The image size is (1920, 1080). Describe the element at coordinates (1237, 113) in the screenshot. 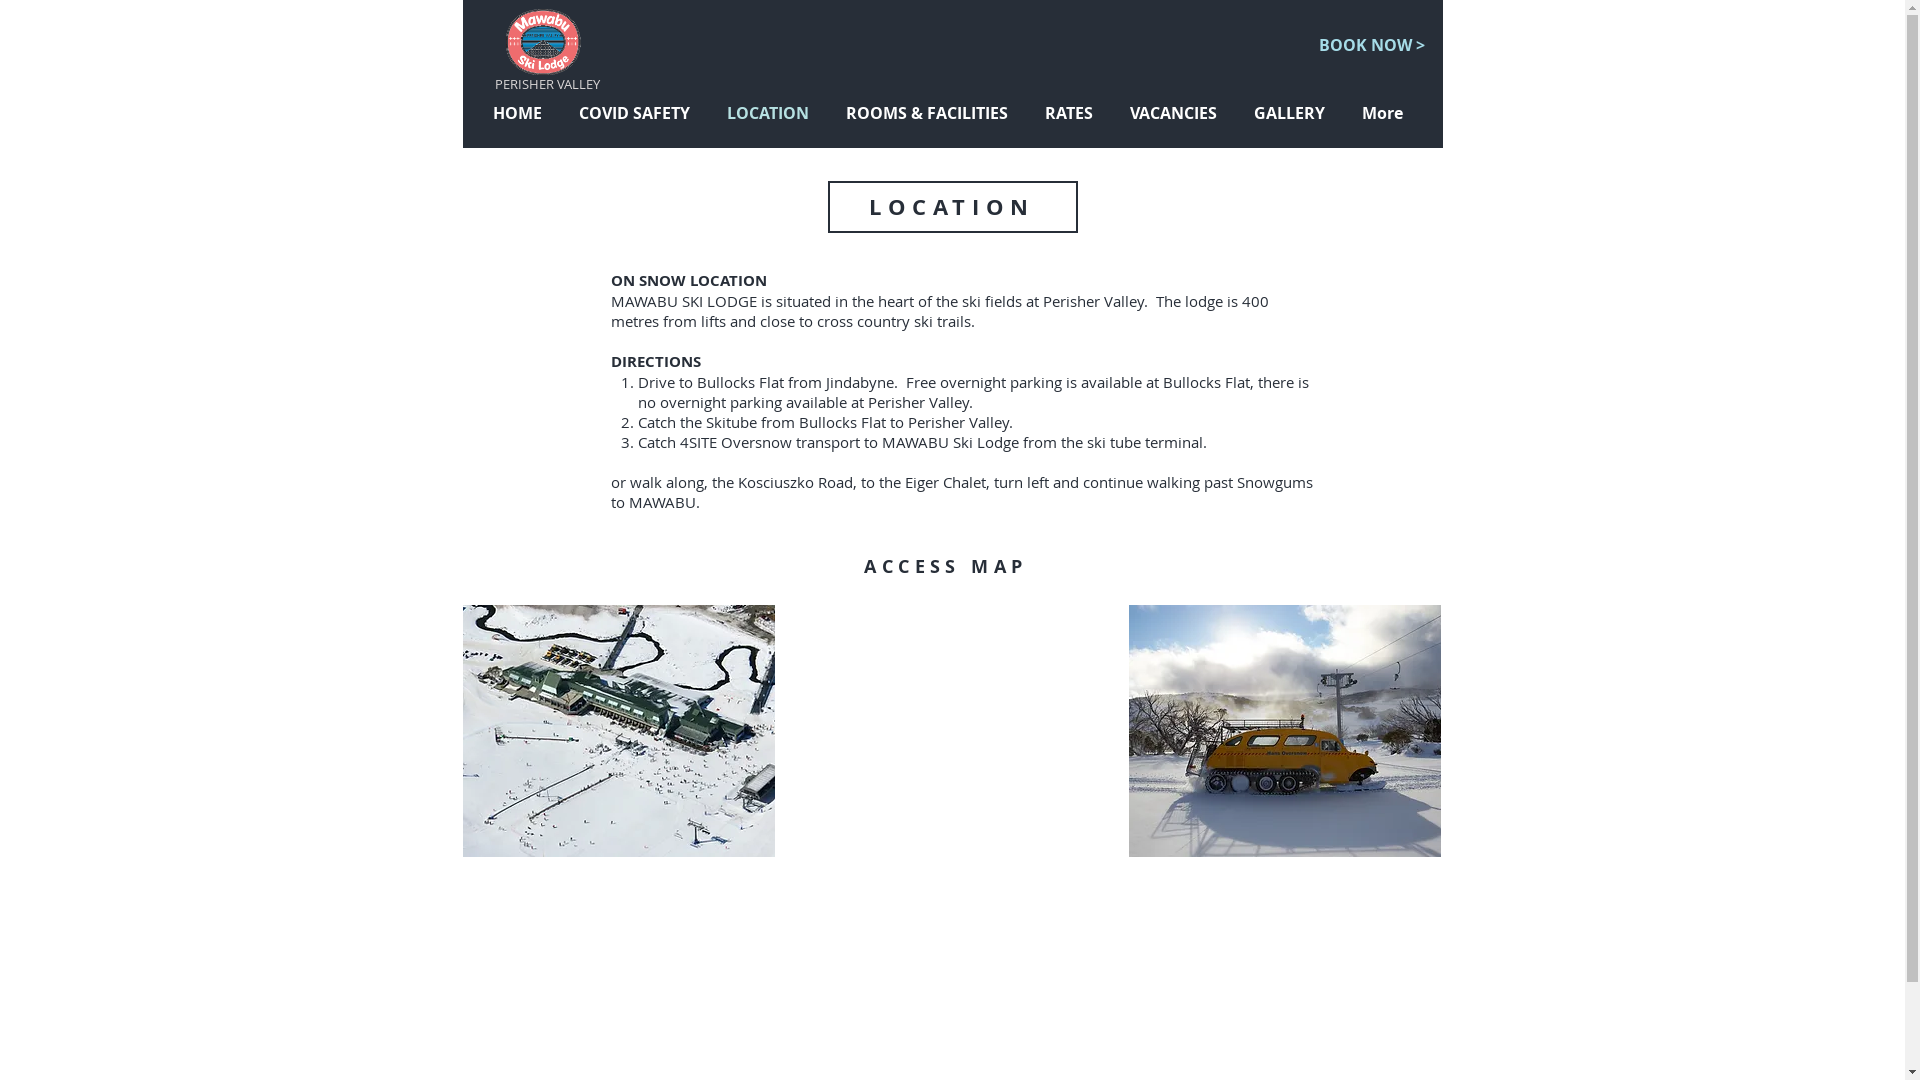

I see `'GALLERY'` at that location.